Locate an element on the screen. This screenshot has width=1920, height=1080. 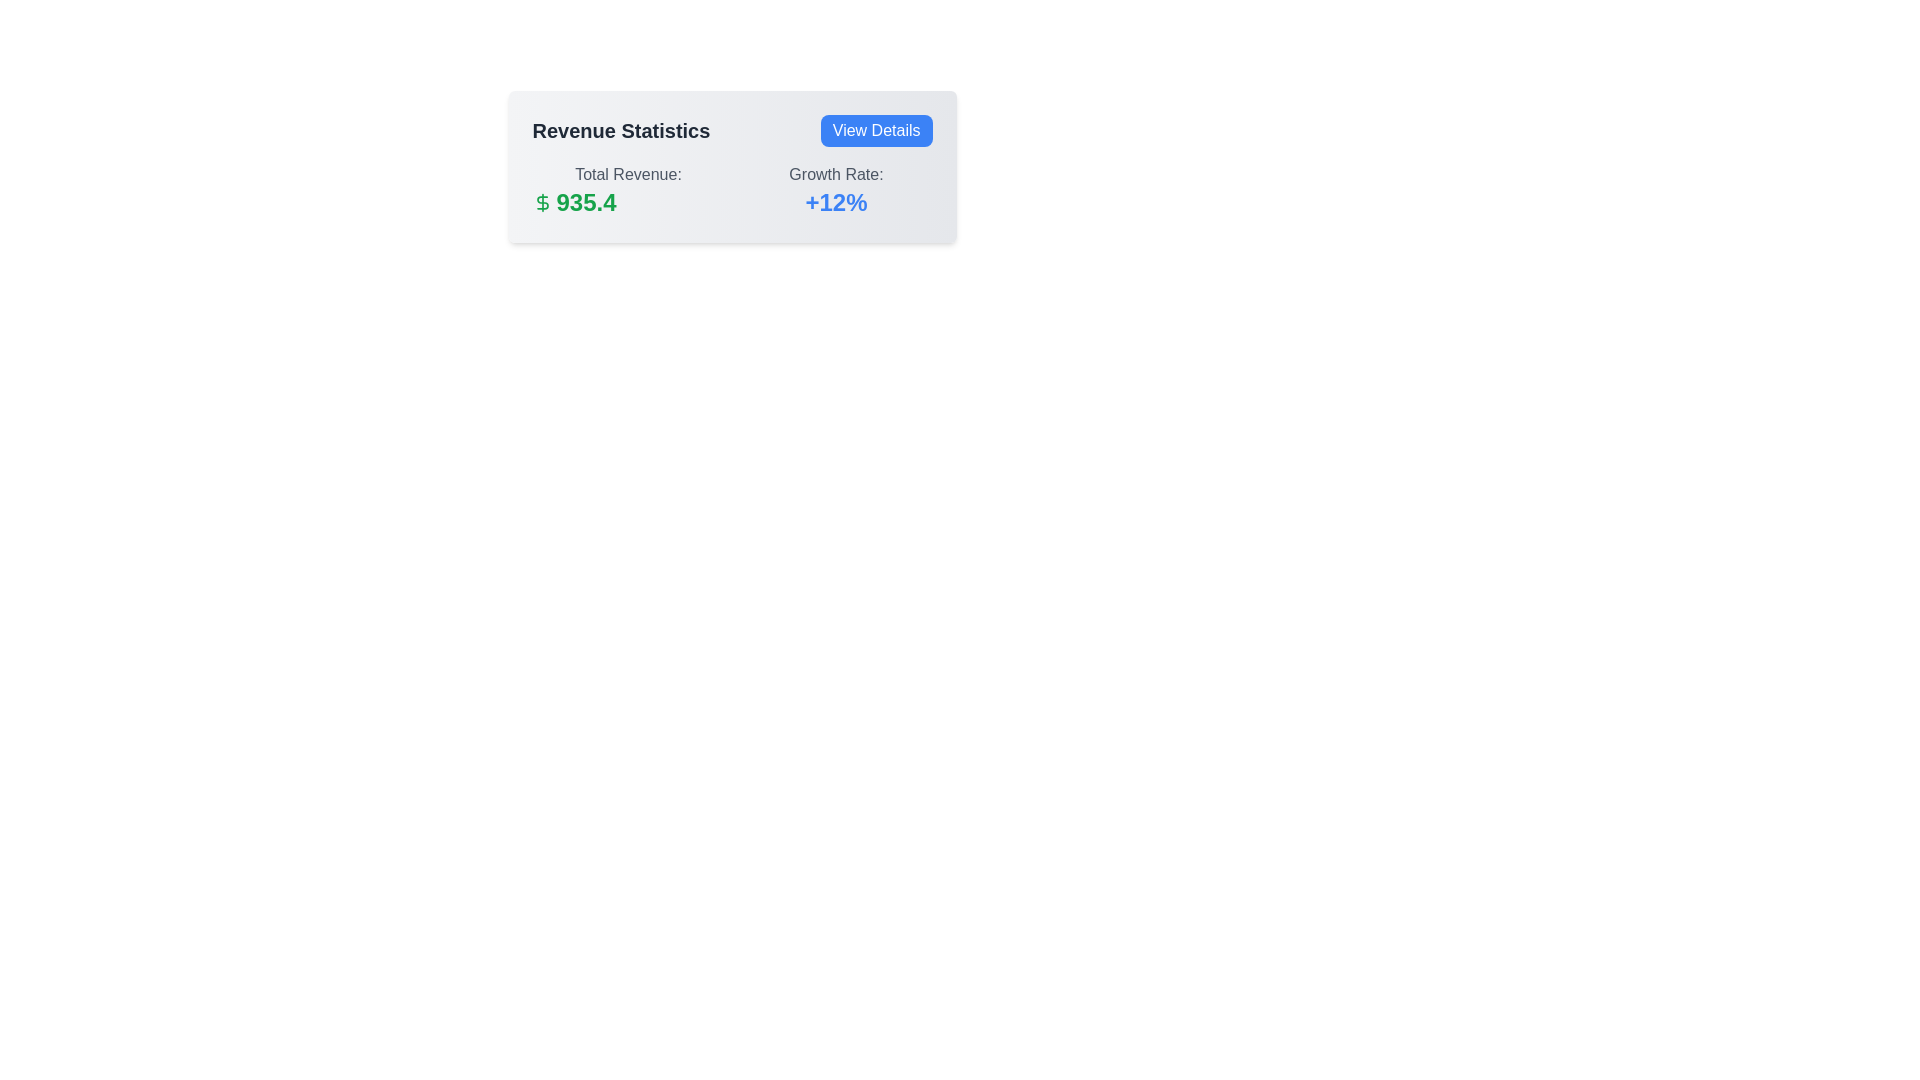
the 'Total Revenue:' text label displayed in gray, located at the upper-left portion of a card-like section is located at coordinates (627, 173).